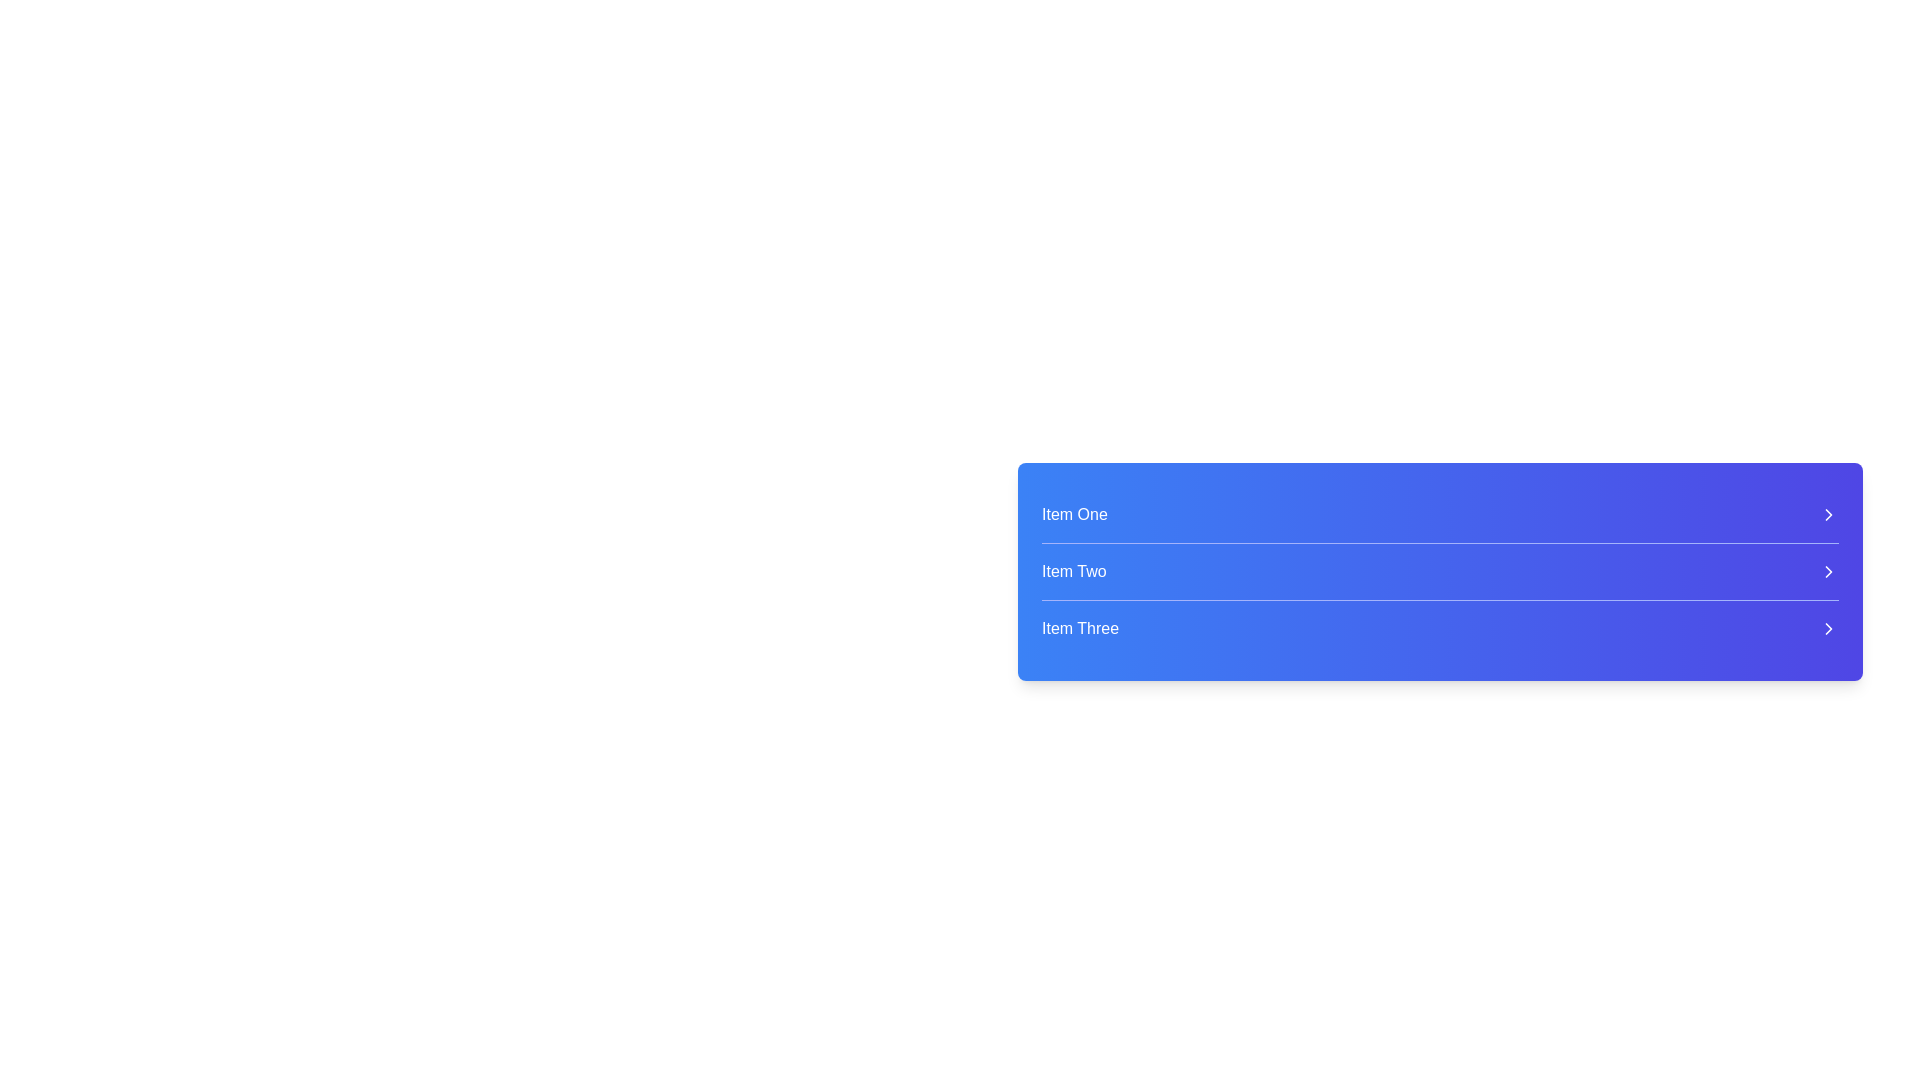 The height and width of the screenshot is (1080, 1920). I want to click on the second list item labeled 'Item Two', which is styled in white font against a gradient blue background, so click(1440, 571).